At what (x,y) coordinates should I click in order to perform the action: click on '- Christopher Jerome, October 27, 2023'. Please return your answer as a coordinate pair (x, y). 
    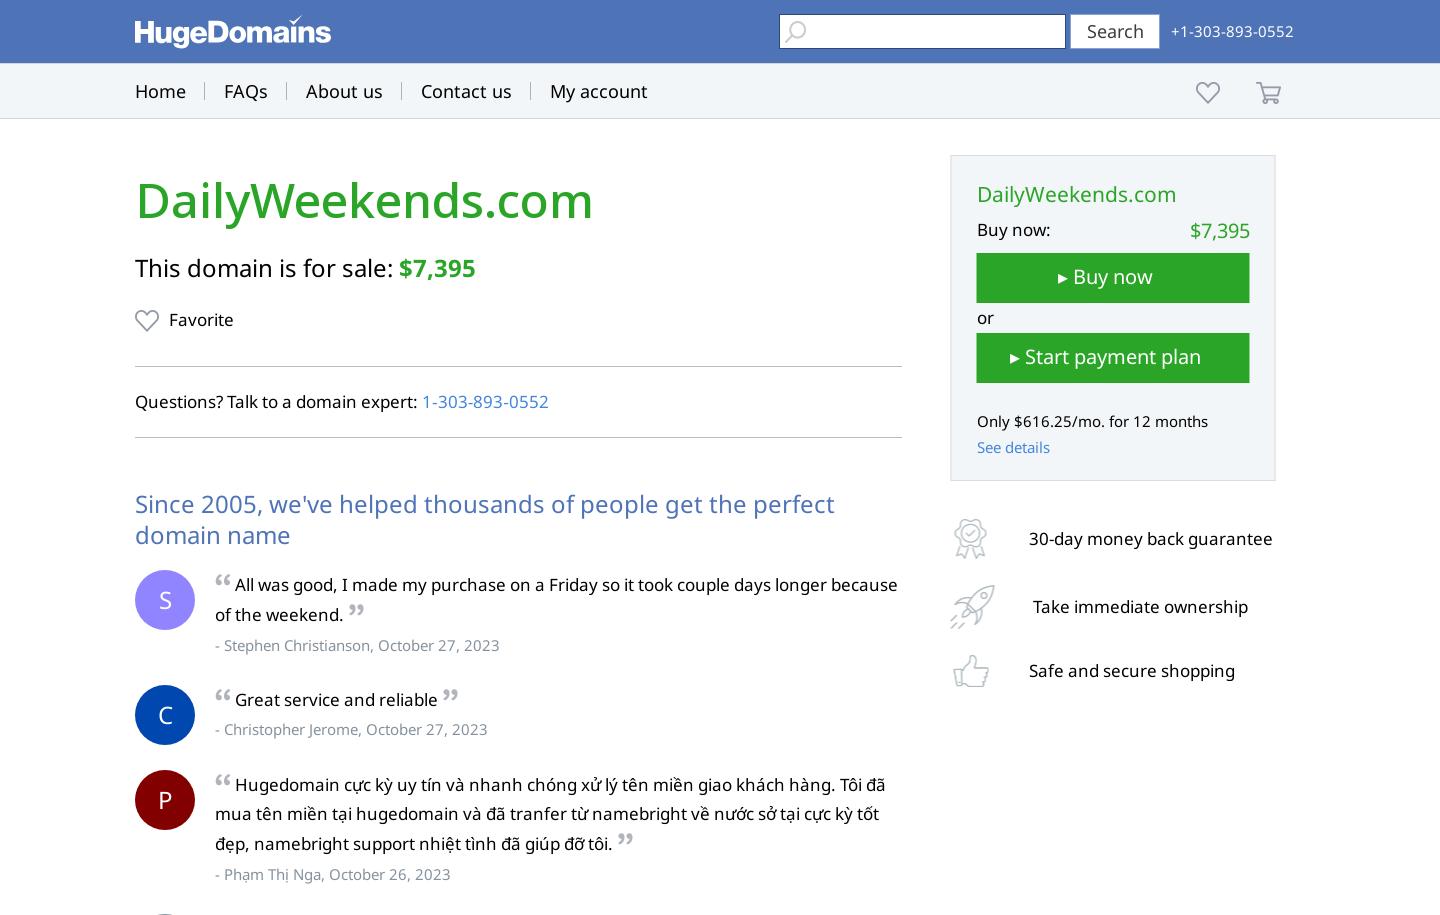
    Looking at the image, I should click on (351, 728).